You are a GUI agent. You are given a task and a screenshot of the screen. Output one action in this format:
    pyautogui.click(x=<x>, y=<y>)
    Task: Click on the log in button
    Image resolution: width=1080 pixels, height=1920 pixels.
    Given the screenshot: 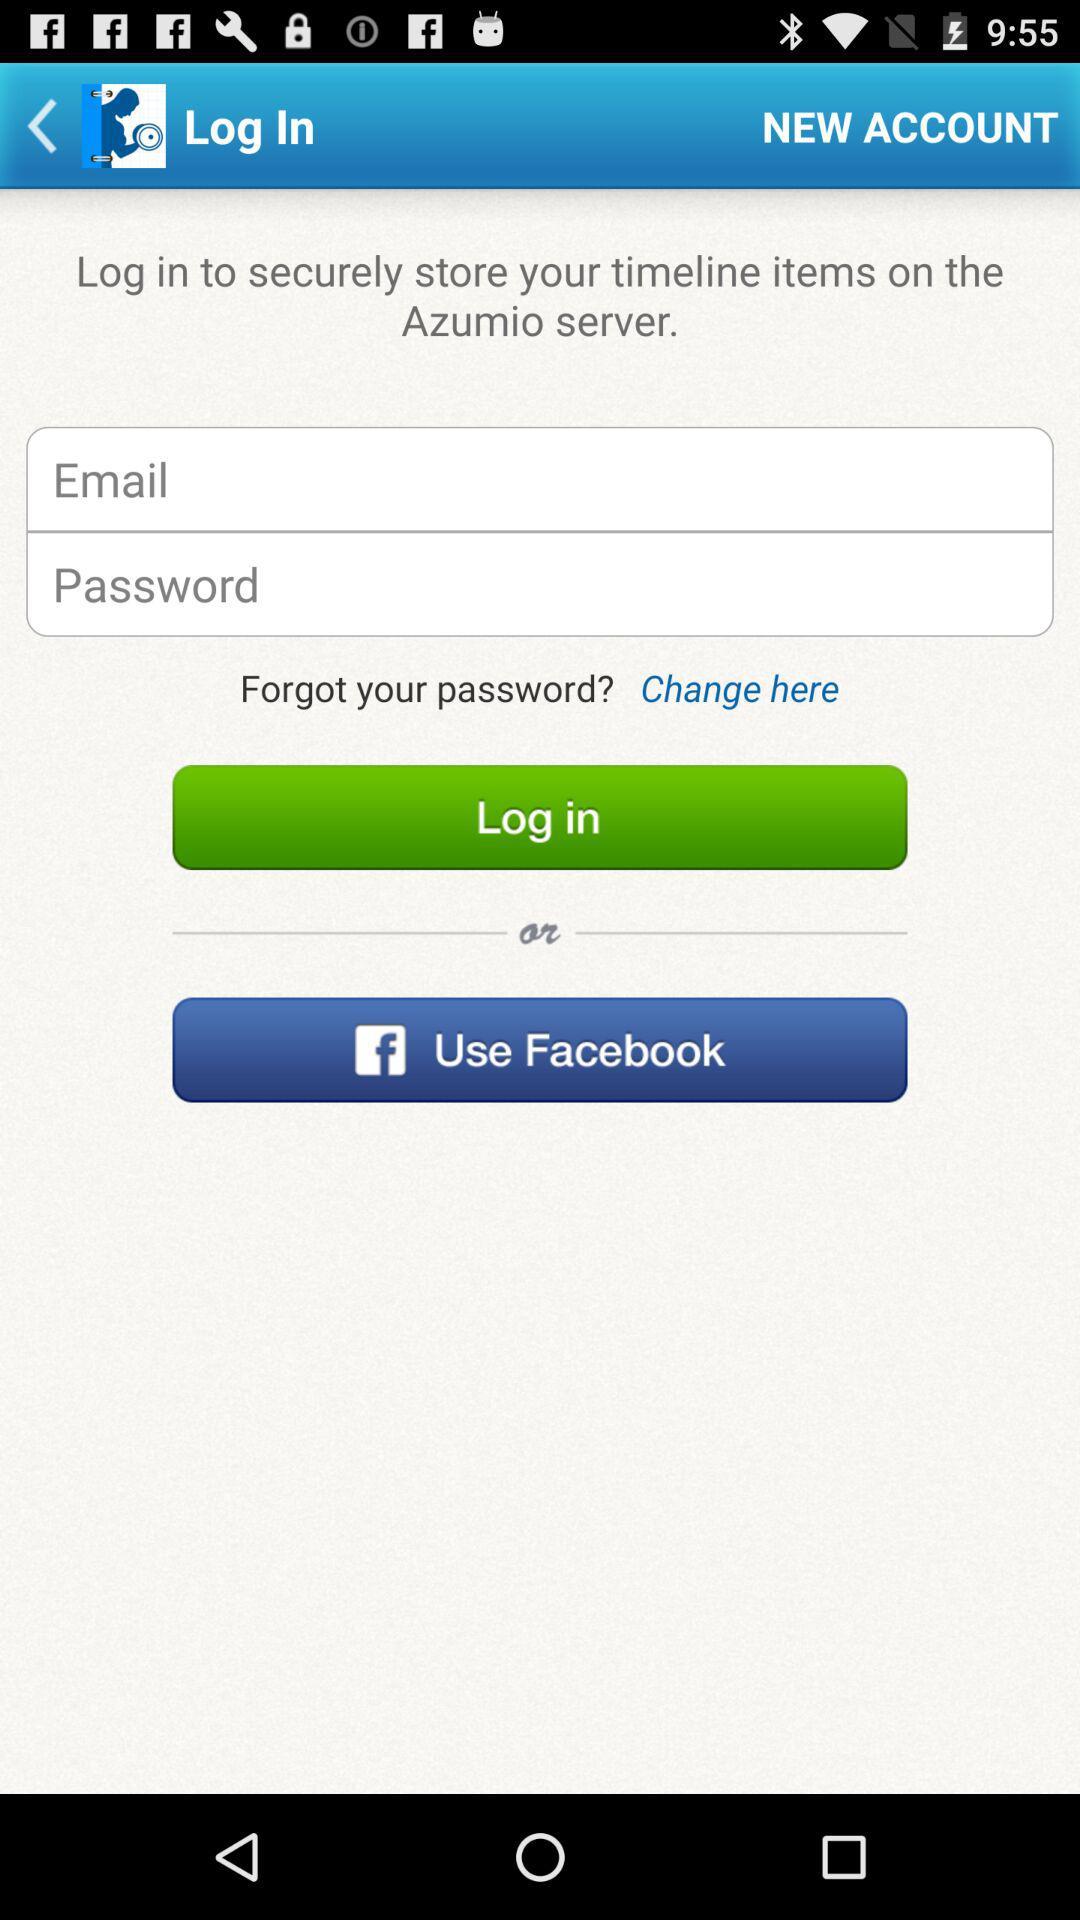 What is the action you would take?
    pyautogui.click(x=540, y=817)
    